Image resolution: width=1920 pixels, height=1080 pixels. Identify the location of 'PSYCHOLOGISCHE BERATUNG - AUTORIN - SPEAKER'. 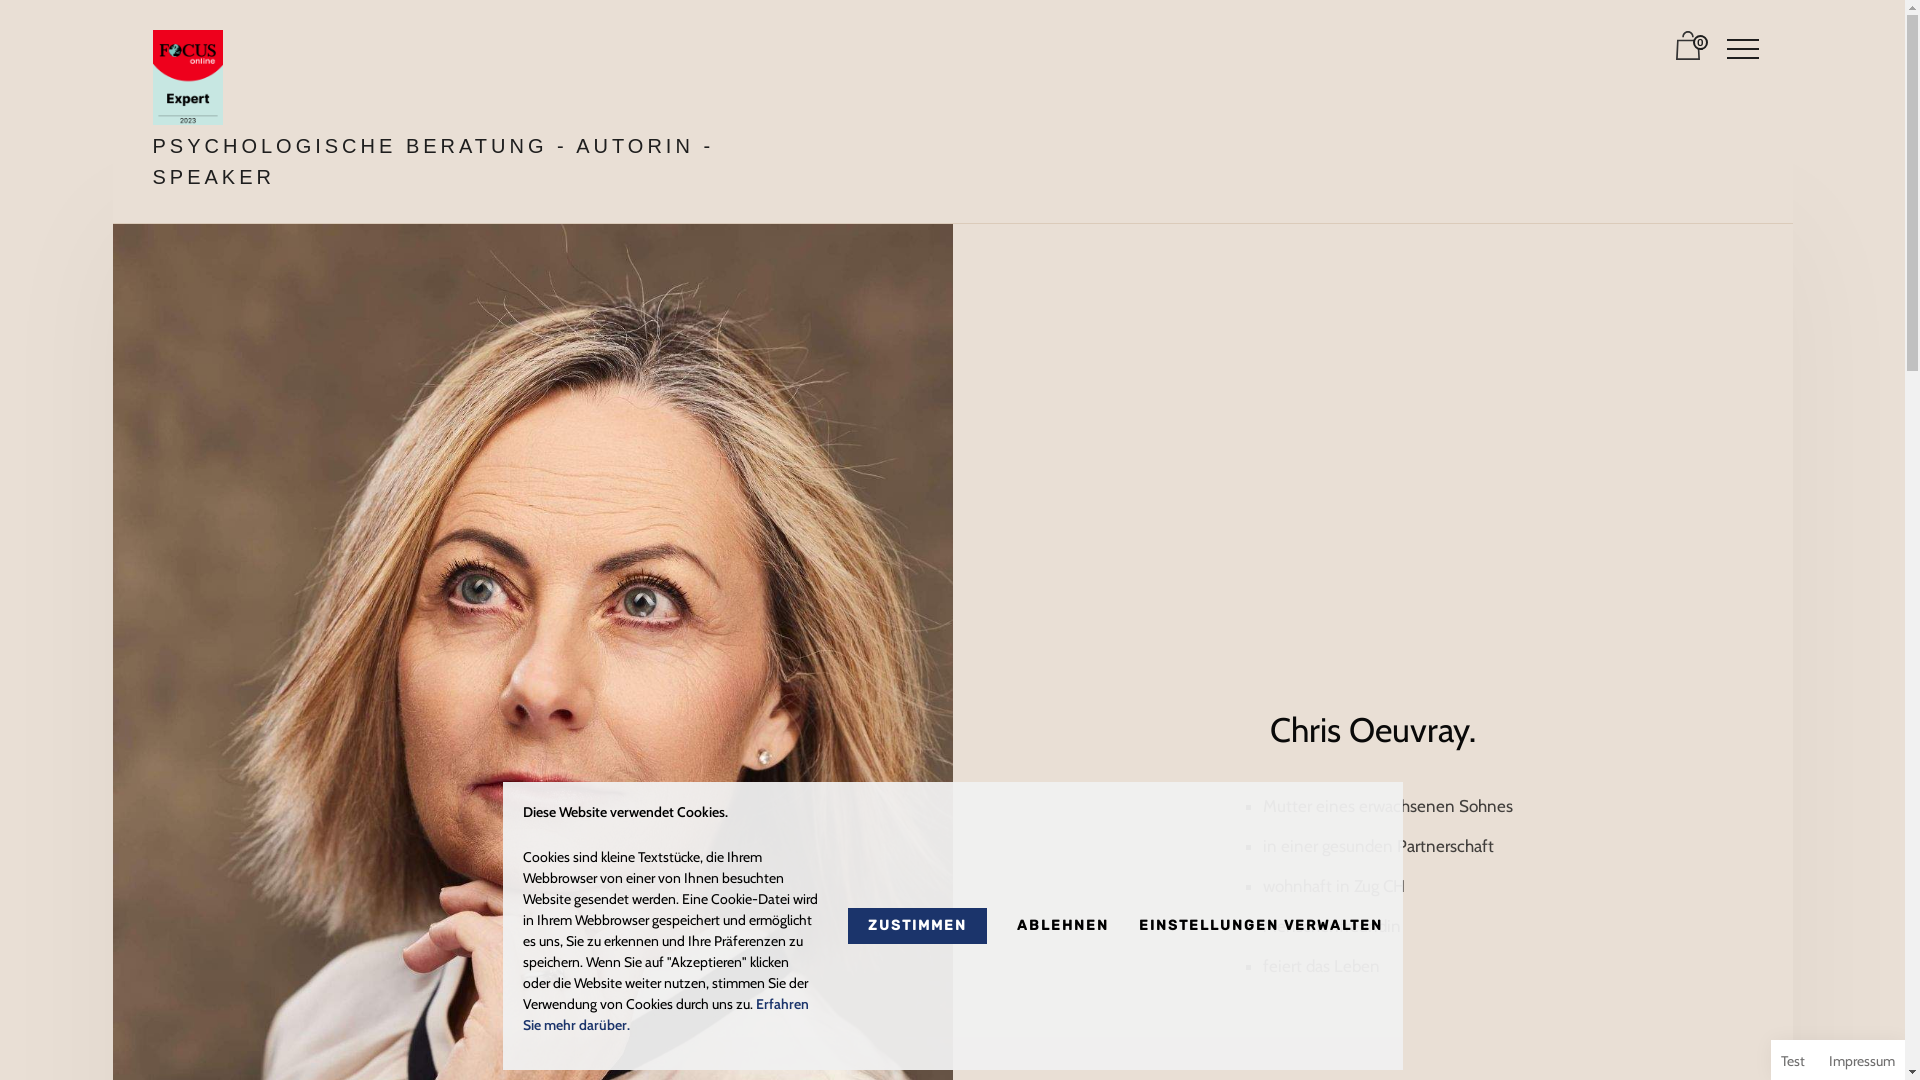
(431, 160).